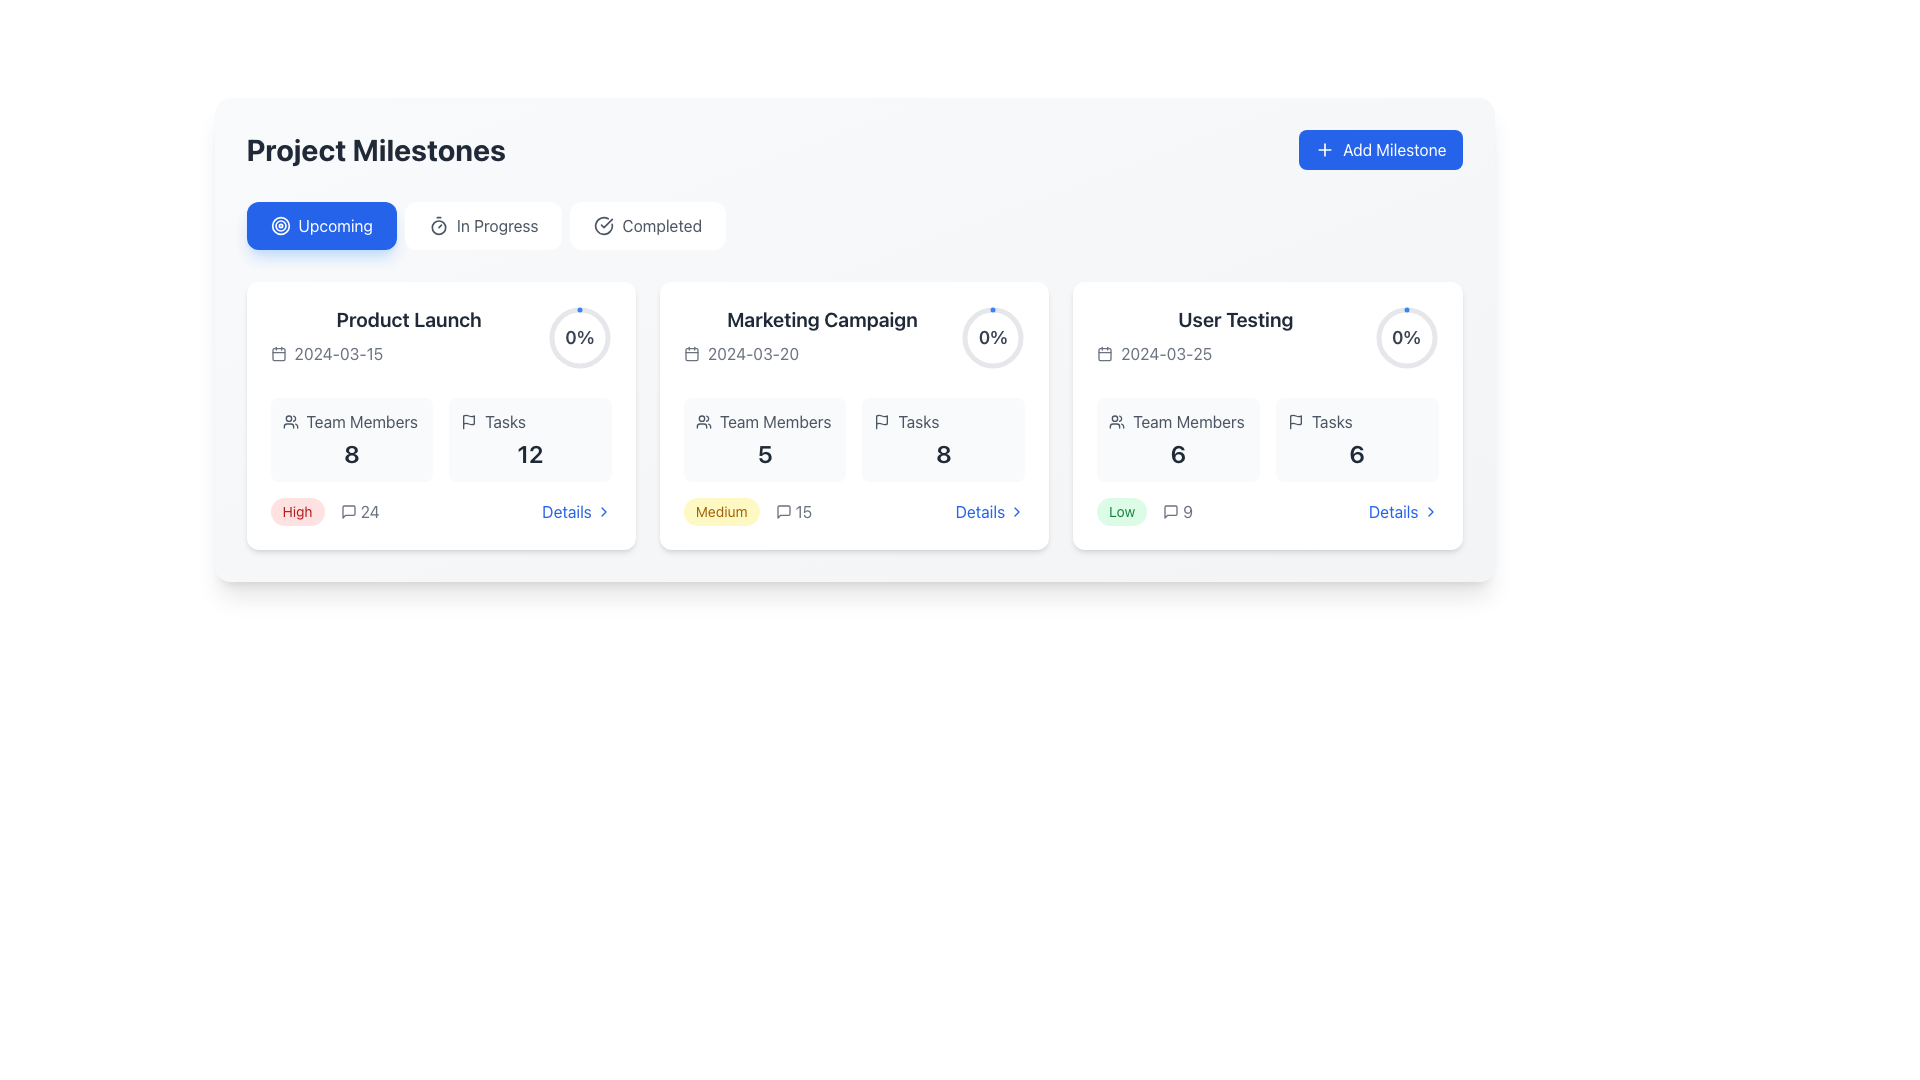 The width and height of the screenshot is (1920, 1080). What do you see at coordinates (483, 225) in the screenshot?
I see `the 'In Progress' button, which is the second button in the row under 'Project Milestones'` at bounding box center [483, 225].